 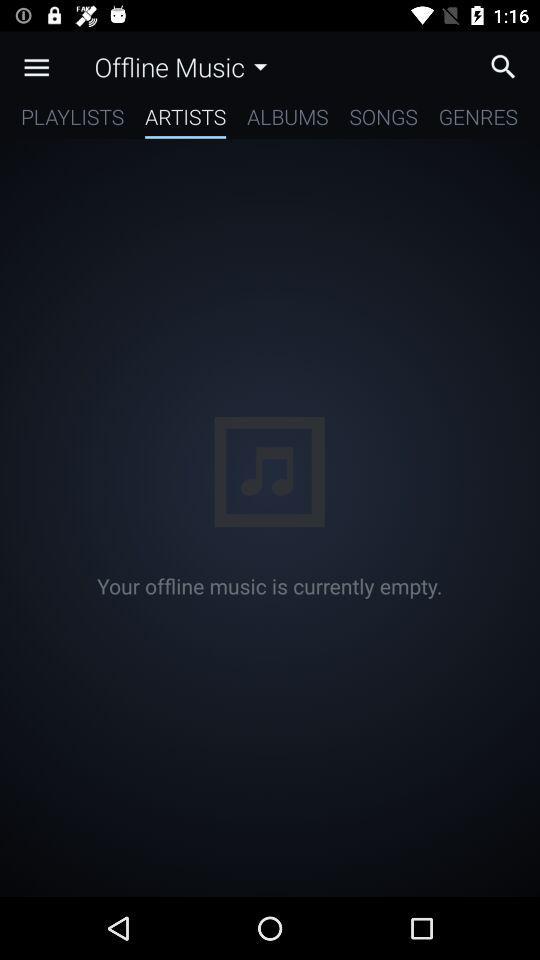 What do you see at coordinates (260, 67) in the screenshot?
I see `the dropdown which is right after offline music` at bounding box center [260, 67].